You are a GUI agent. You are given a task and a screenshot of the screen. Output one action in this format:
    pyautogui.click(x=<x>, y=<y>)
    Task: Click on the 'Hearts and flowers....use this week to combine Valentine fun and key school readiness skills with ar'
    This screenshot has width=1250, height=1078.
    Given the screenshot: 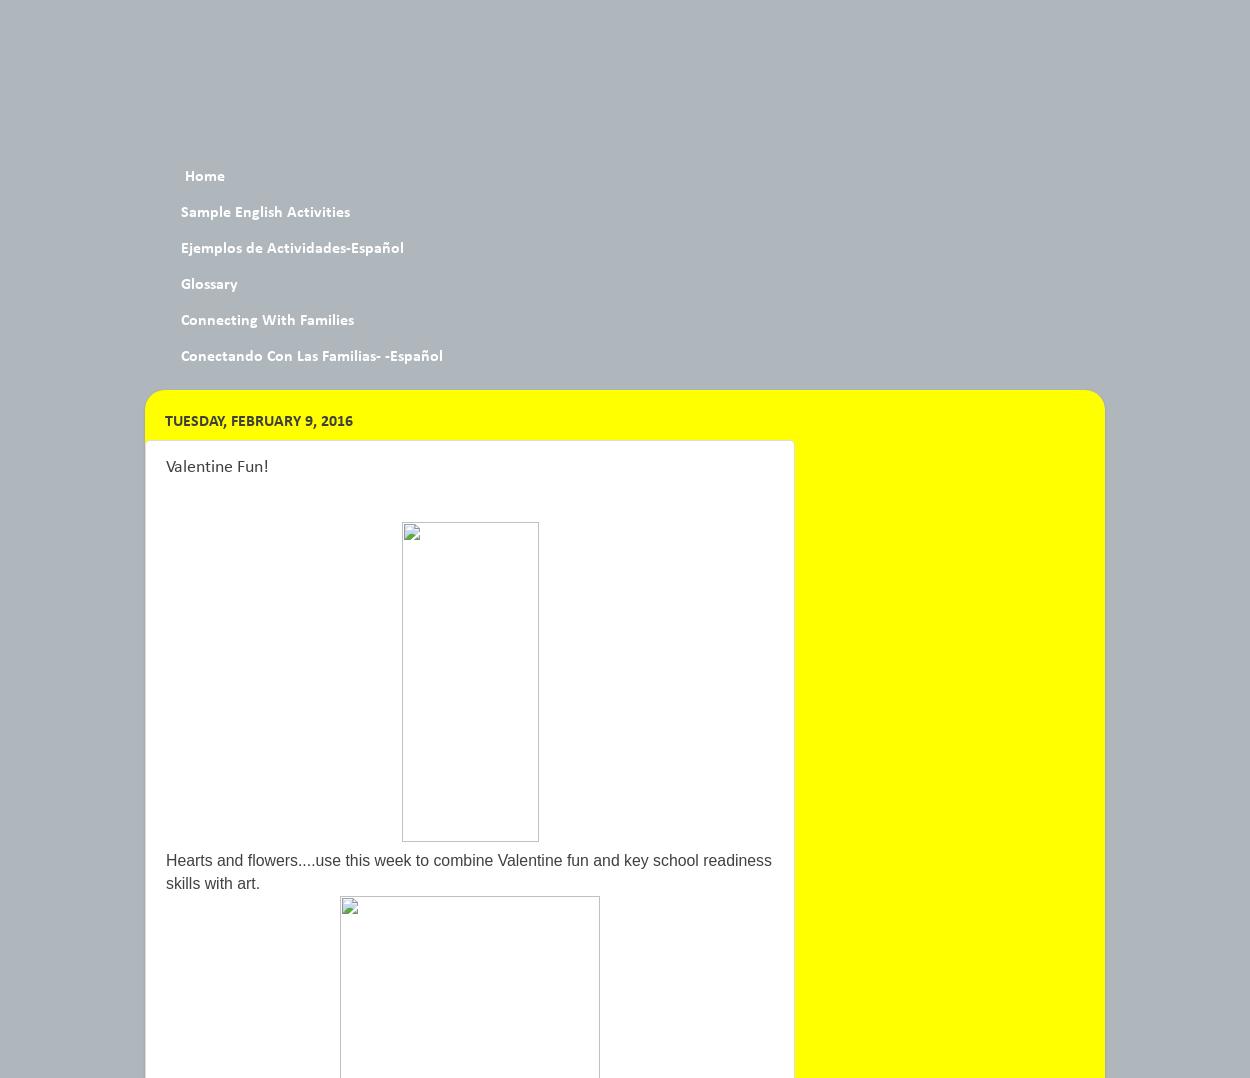 What is the action you would take?
    pyautogui.click(x=467, y=870)
    